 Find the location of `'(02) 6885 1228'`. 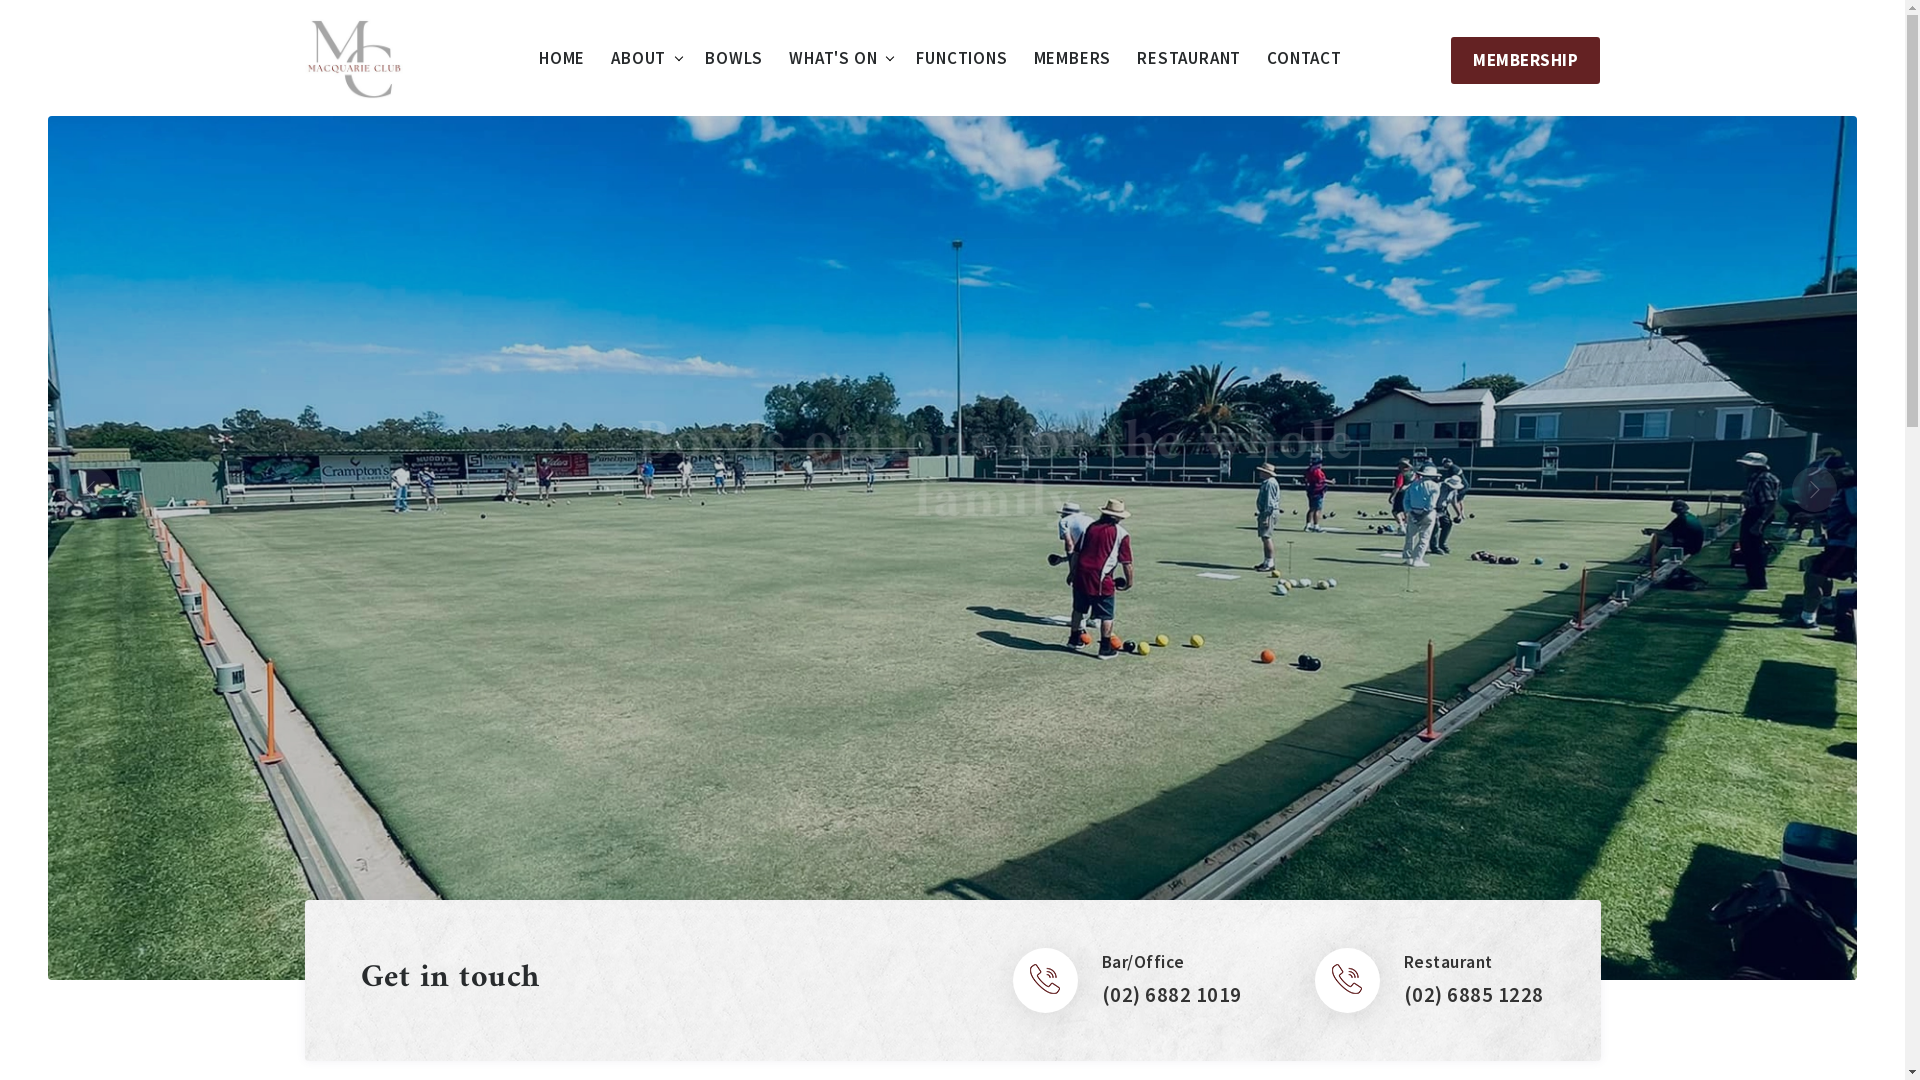

'(02) 6885 1228' is located at coordinates (1473, 995).